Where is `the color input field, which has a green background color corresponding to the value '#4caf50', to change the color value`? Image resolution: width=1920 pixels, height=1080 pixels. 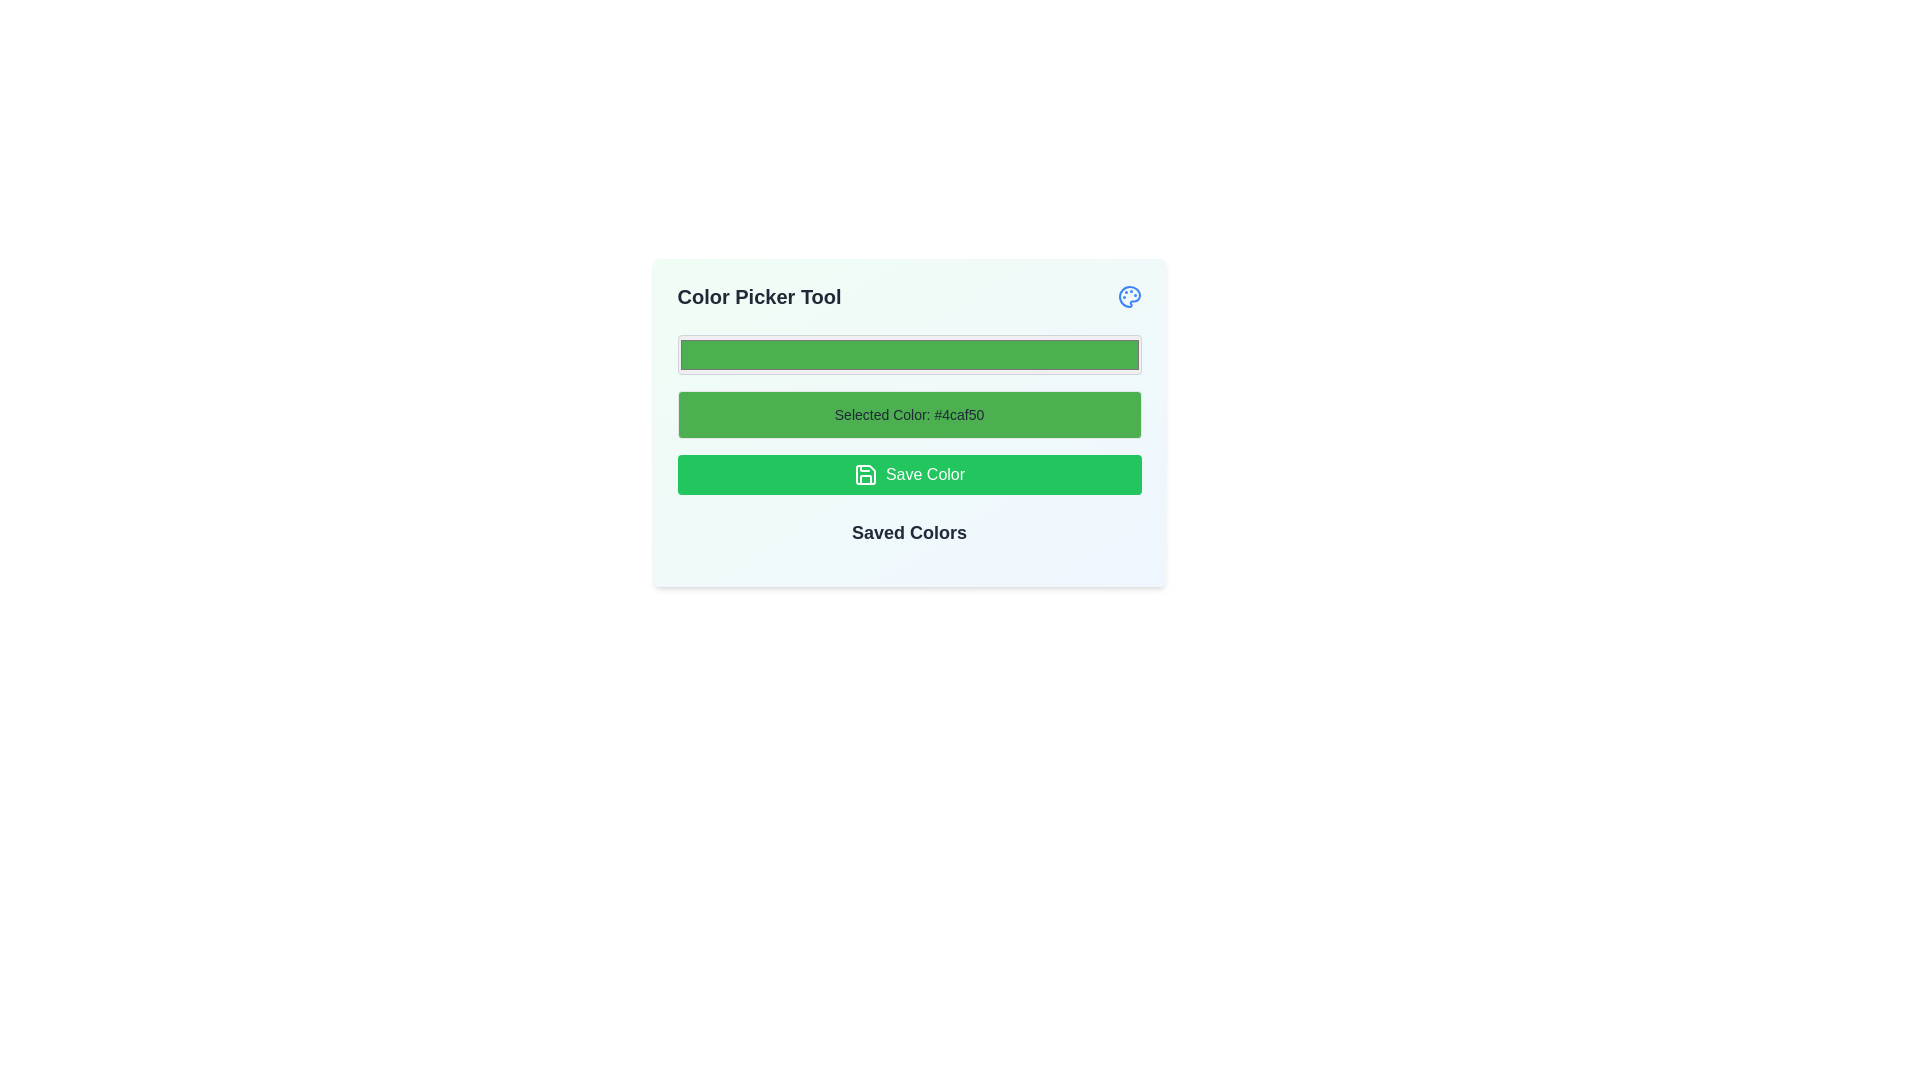
the color input field, which has a green background color corresponding to the value '#4caf50', to change the color value is located at coordinates (908, 353).